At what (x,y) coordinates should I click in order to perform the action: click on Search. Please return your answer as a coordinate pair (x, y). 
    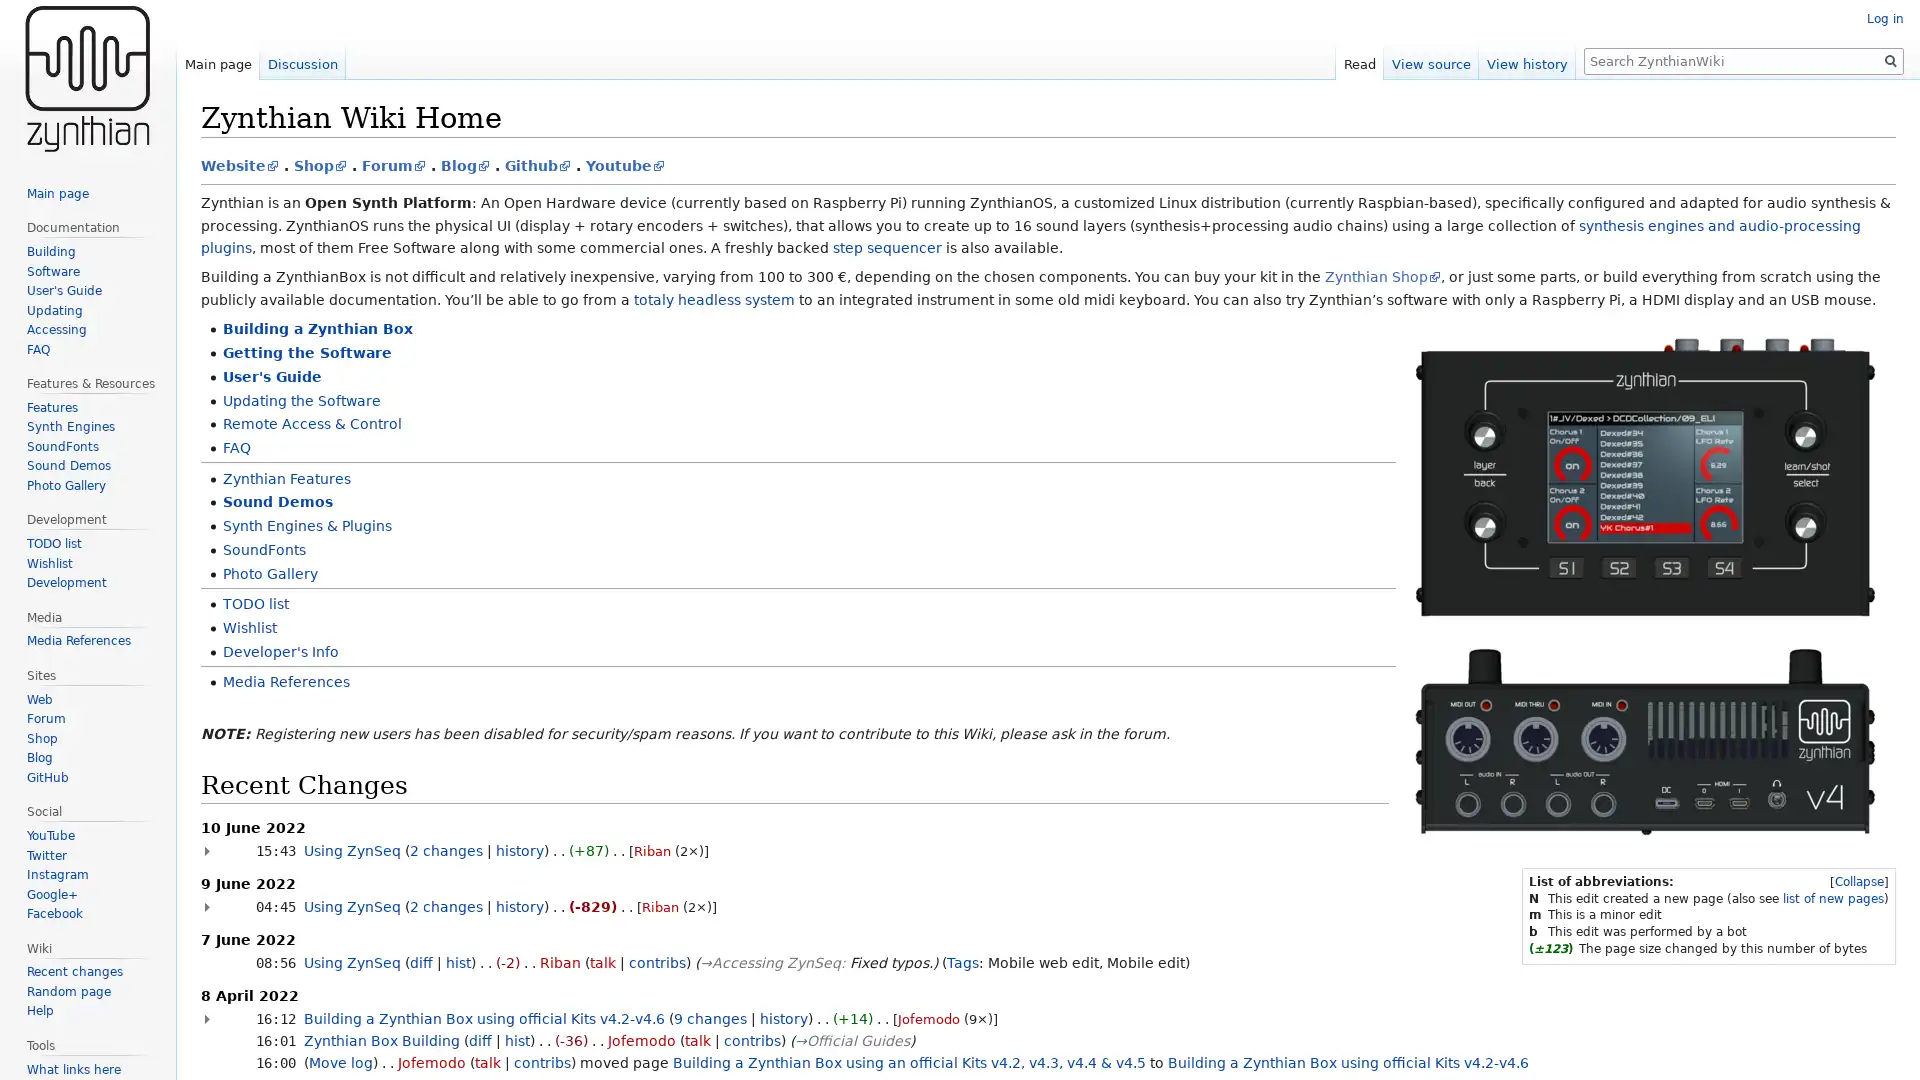
    Looking at the image, I should click on (1890, 60).